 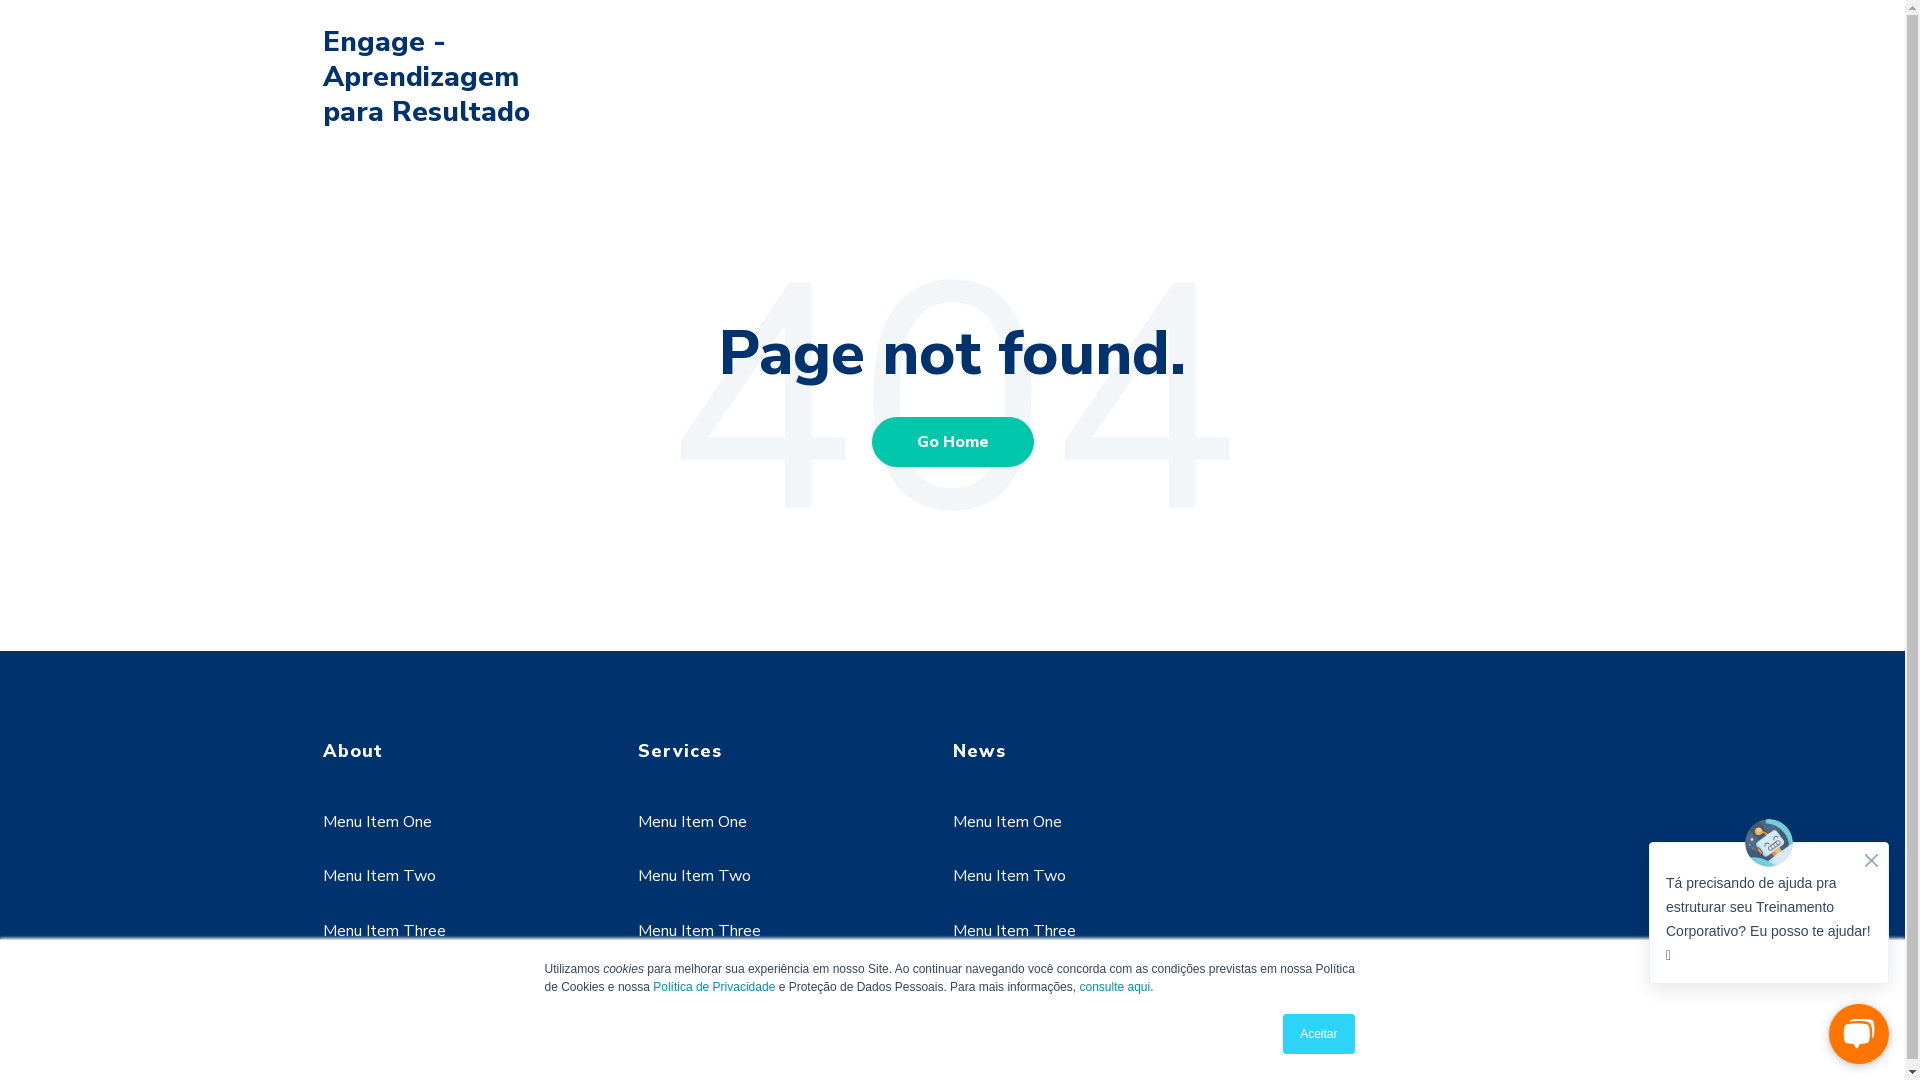 I want to click on 'Menu Item Three', so click(x=699, y=930).